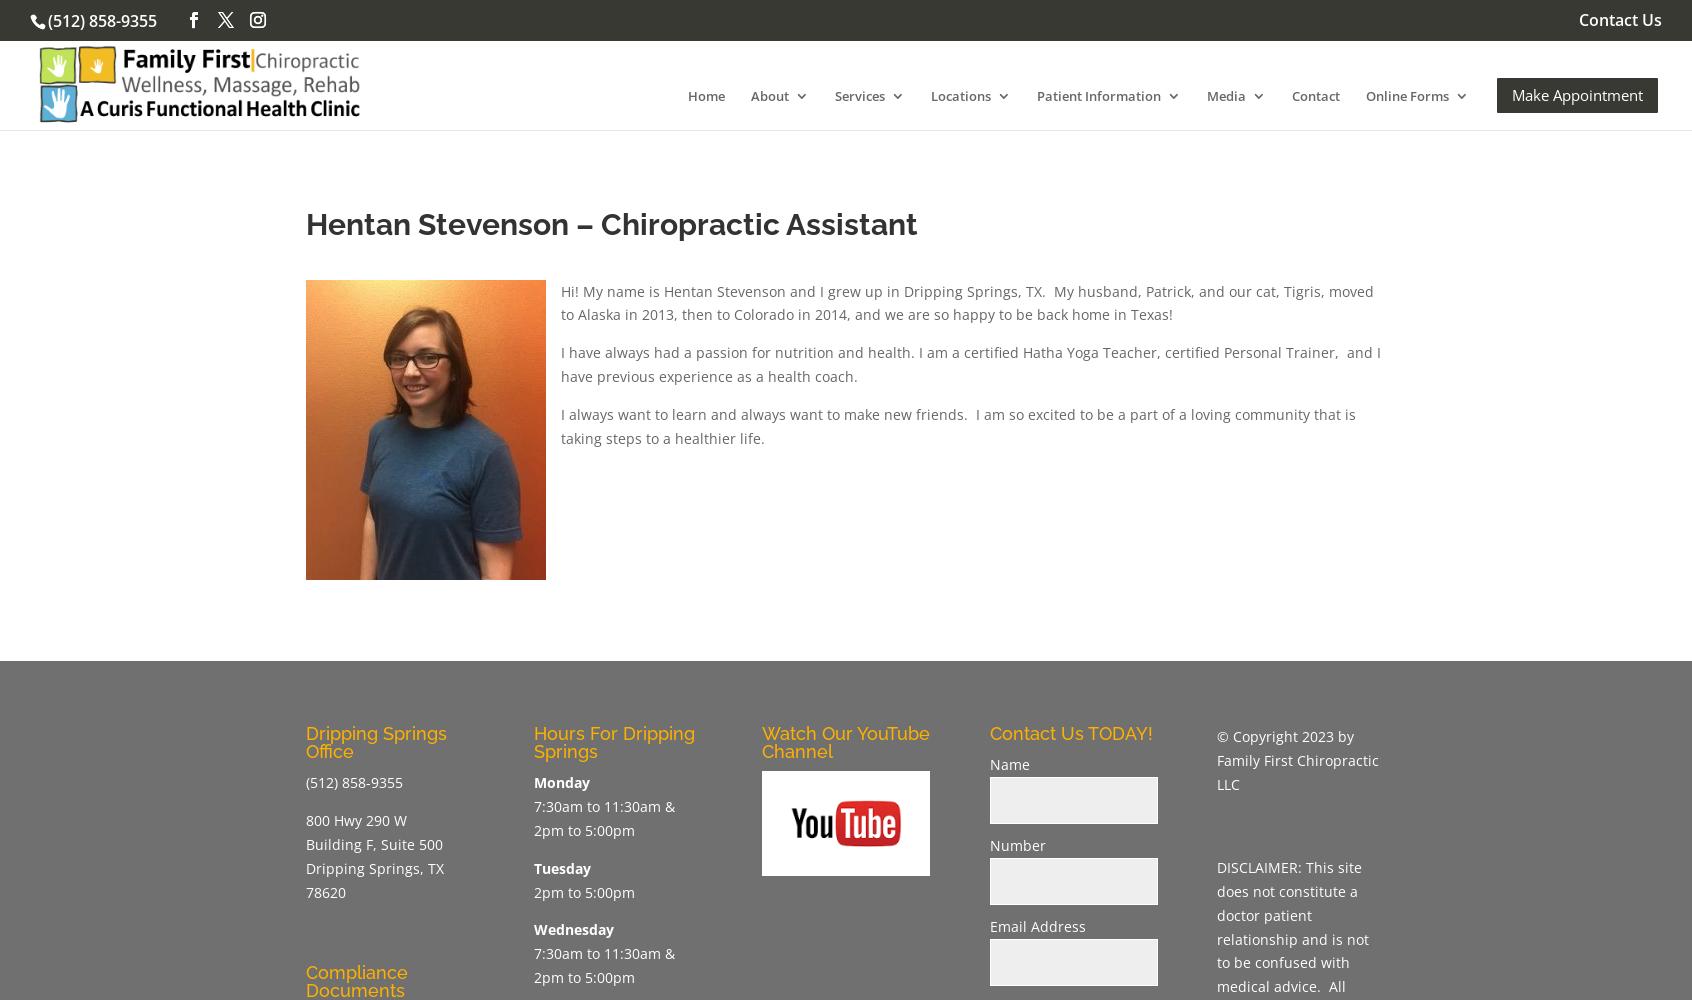 This screenshot has width=1692, height=1000. What do you see at coordinates (1116, 308) in the screenshot?
I see `'Testimonials'` at bounding box center [1116, 308].